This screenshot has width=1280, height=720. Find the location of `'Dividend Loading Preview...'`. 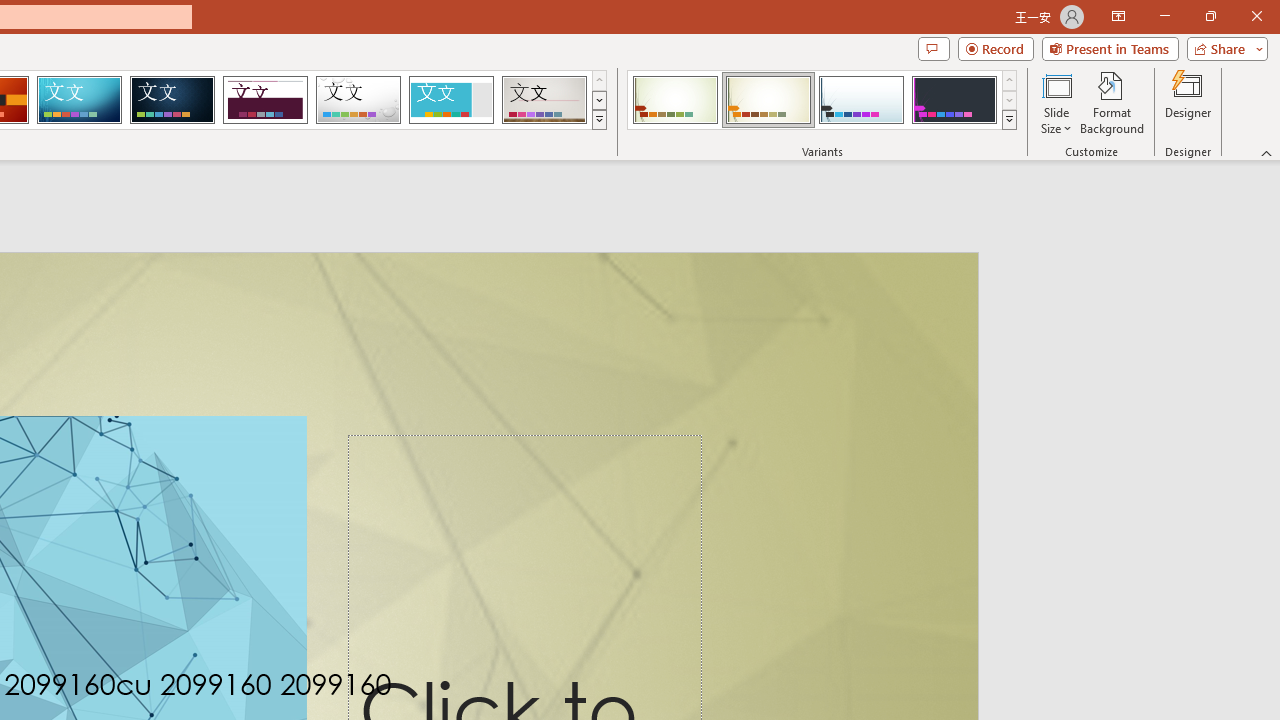

'Dividend Loading Preview...' is located at coordinates (264, 100).